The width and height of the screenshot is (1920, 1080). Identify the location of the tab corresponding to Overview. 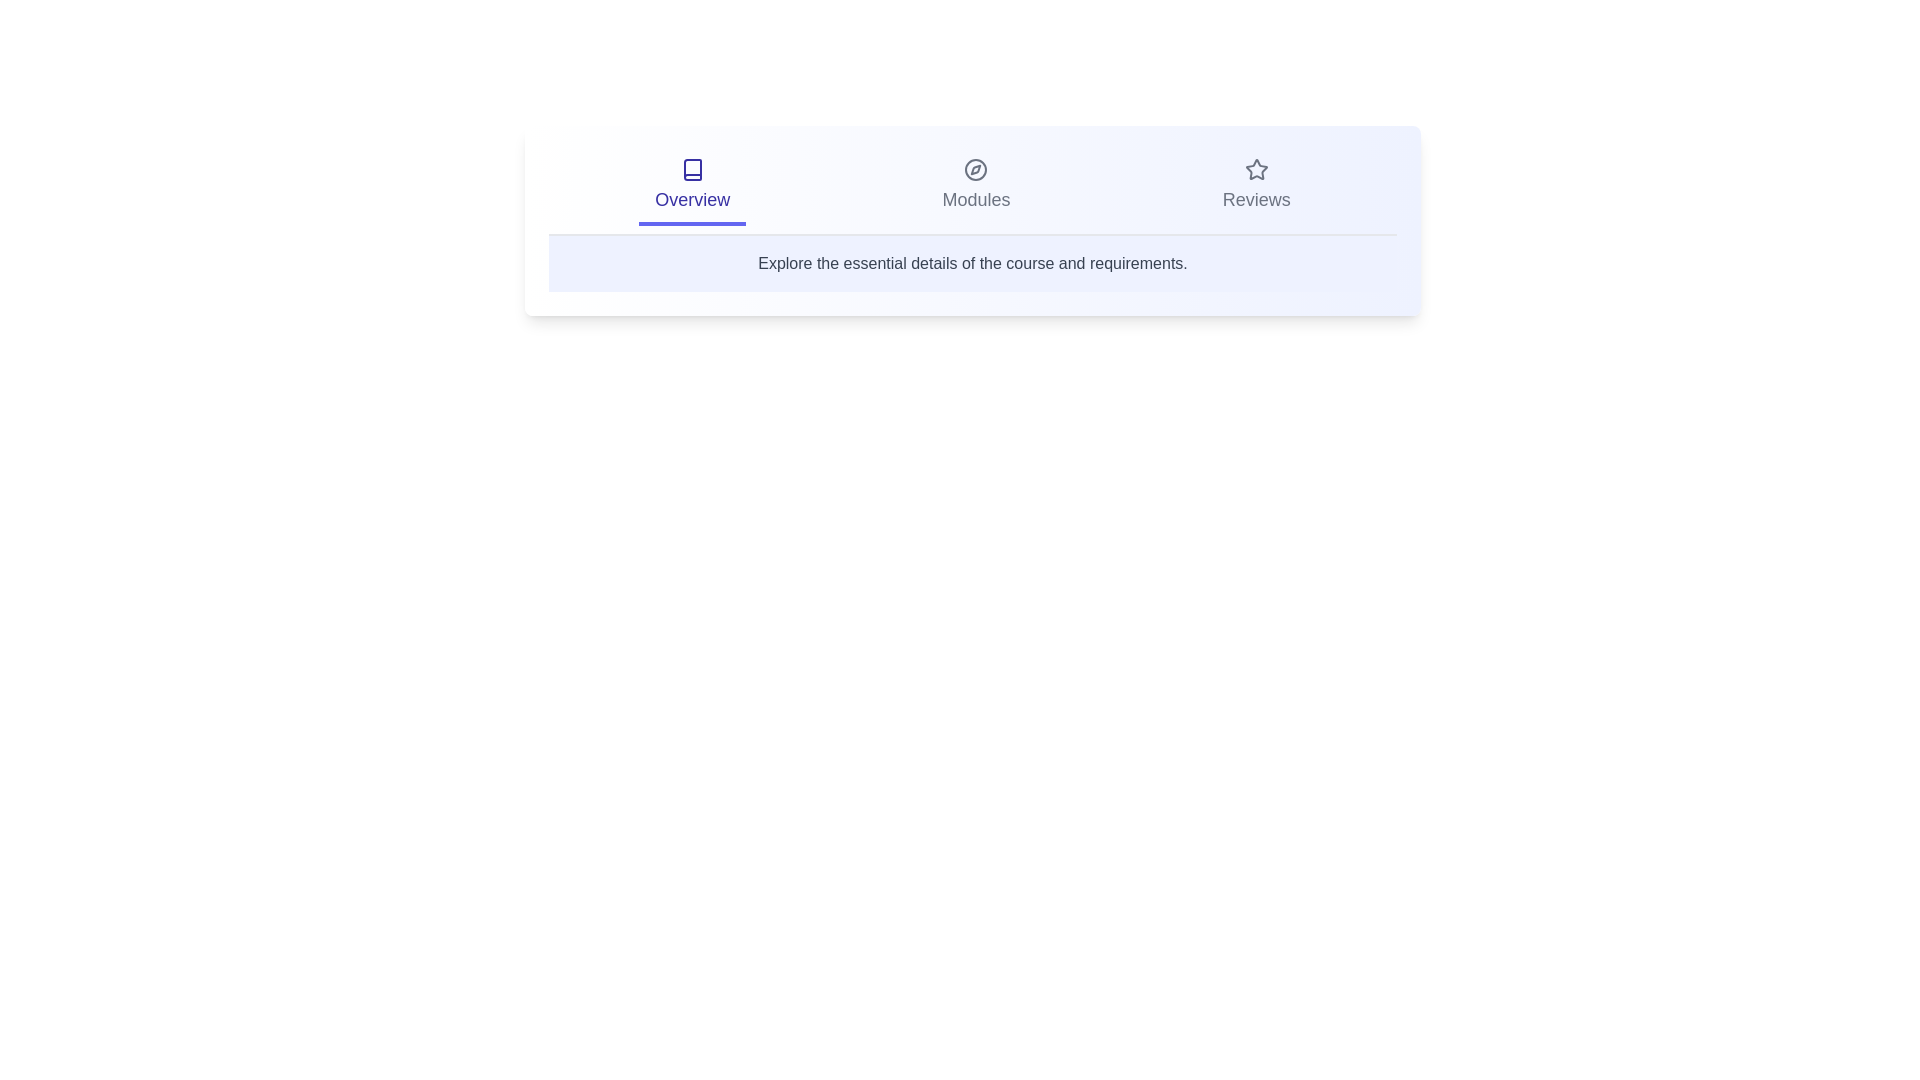
(692, 188).